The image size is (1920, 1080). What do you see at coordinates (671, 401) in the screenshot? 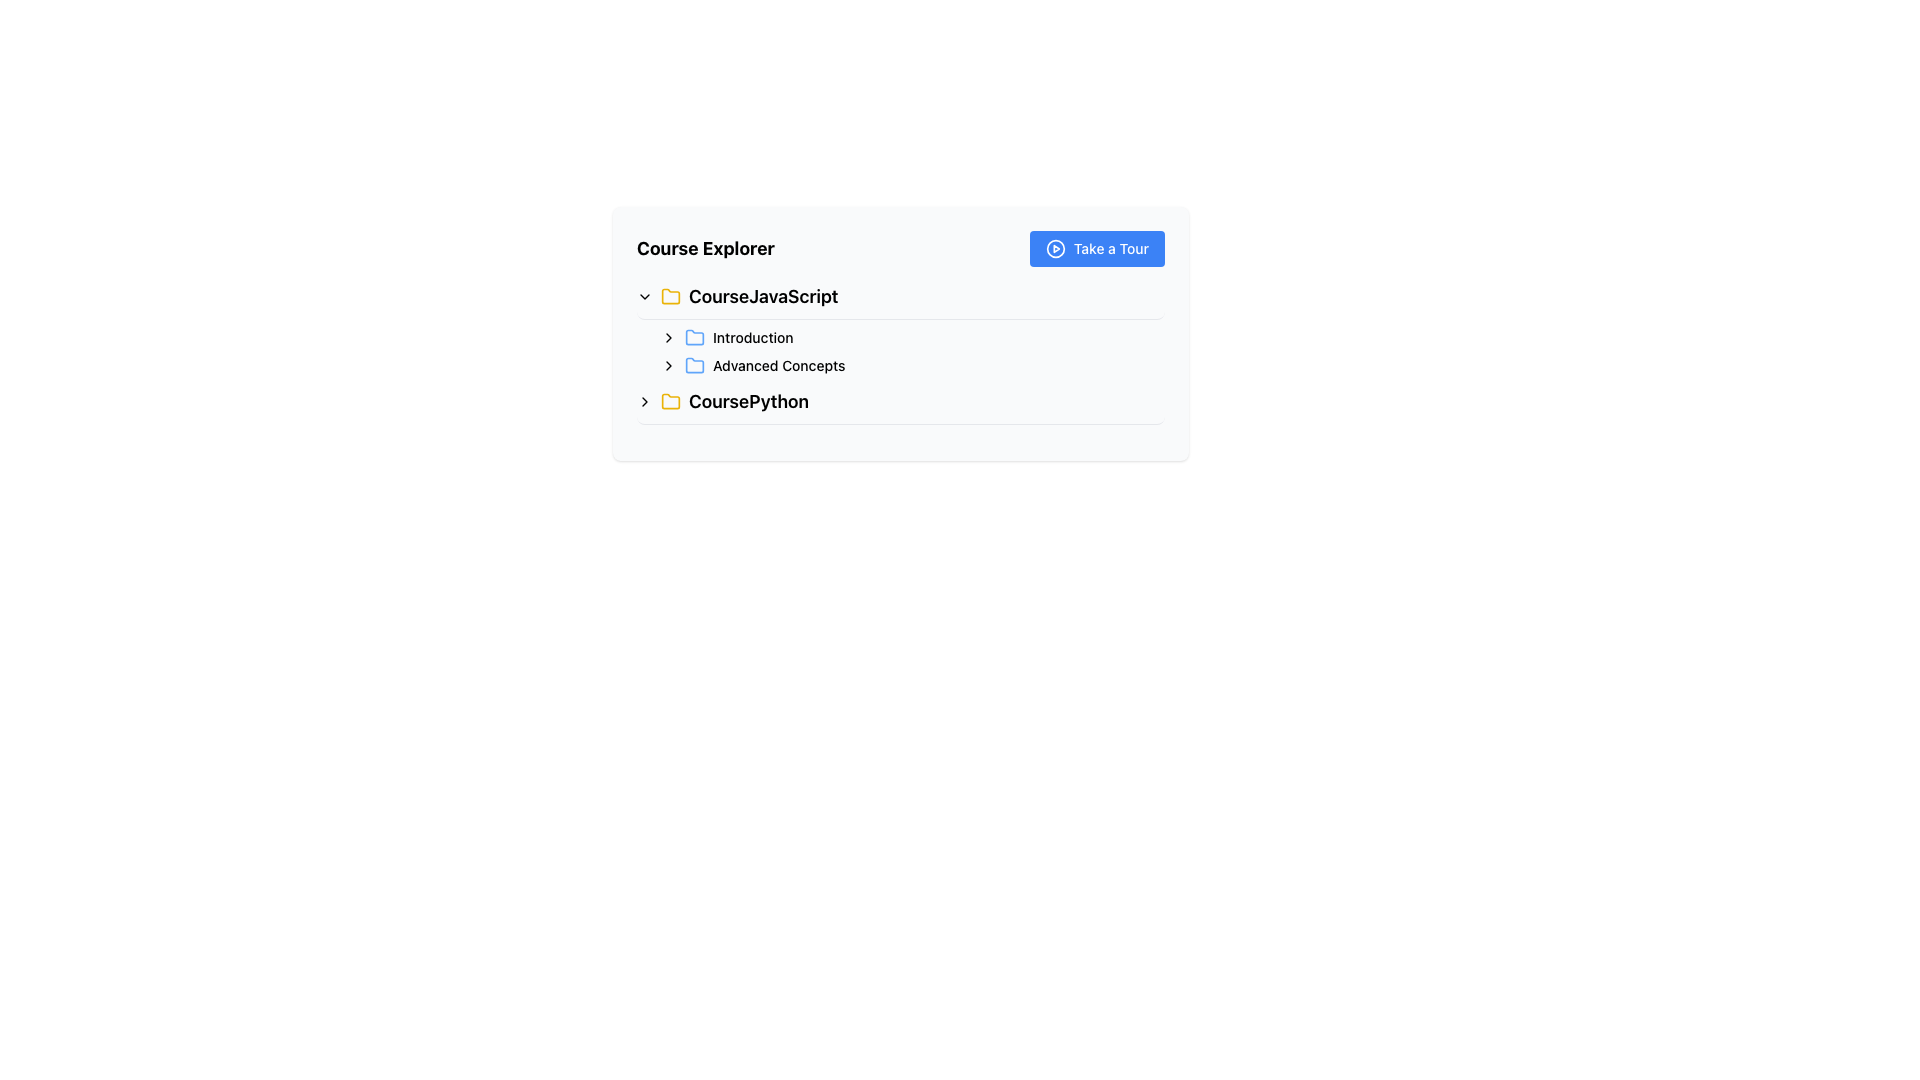
I see `the folder icon representing the 'CoursePython' course, which is the first graphical element in its list item located to the immediate left of the folder name` at bounding box center [671, 401].